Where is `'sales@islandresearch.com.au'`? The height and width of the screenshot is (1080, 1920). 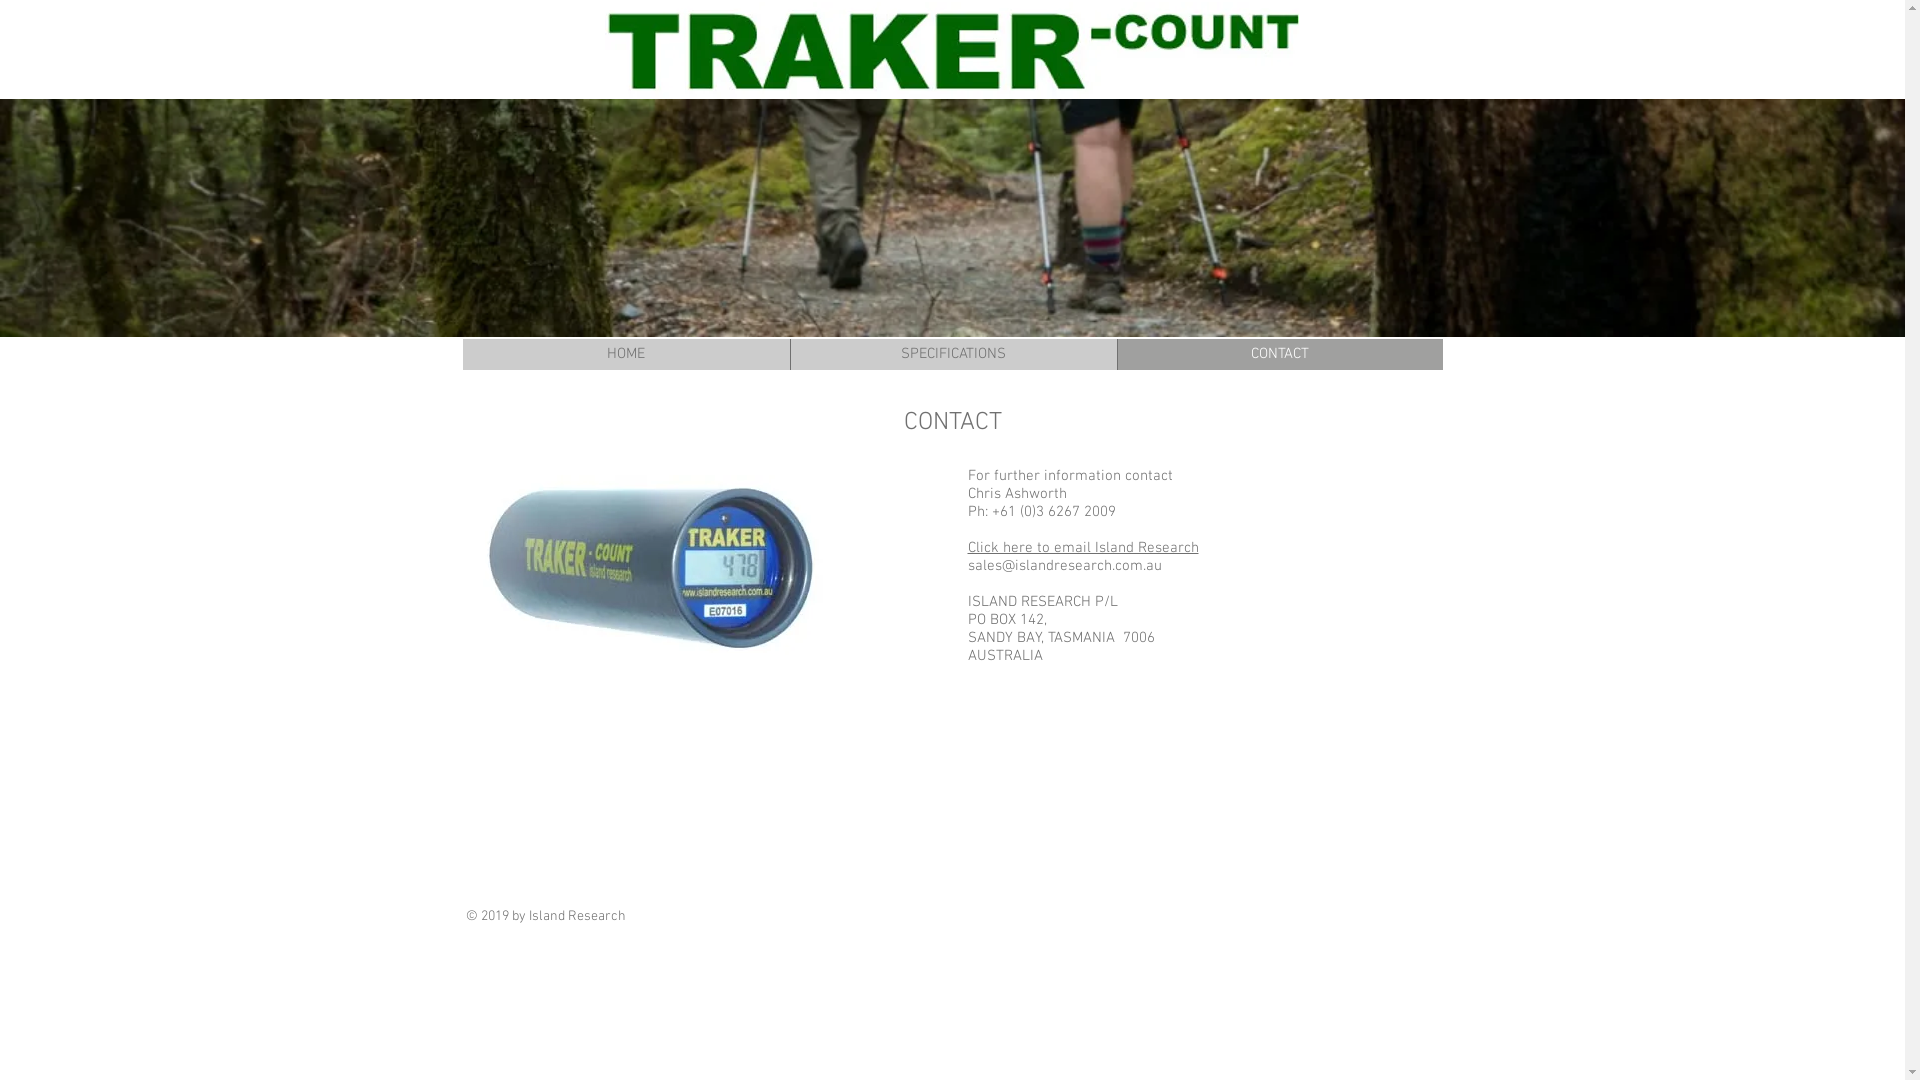
'sales@islandresearch.com.au' is located at coordinates (968, 566).